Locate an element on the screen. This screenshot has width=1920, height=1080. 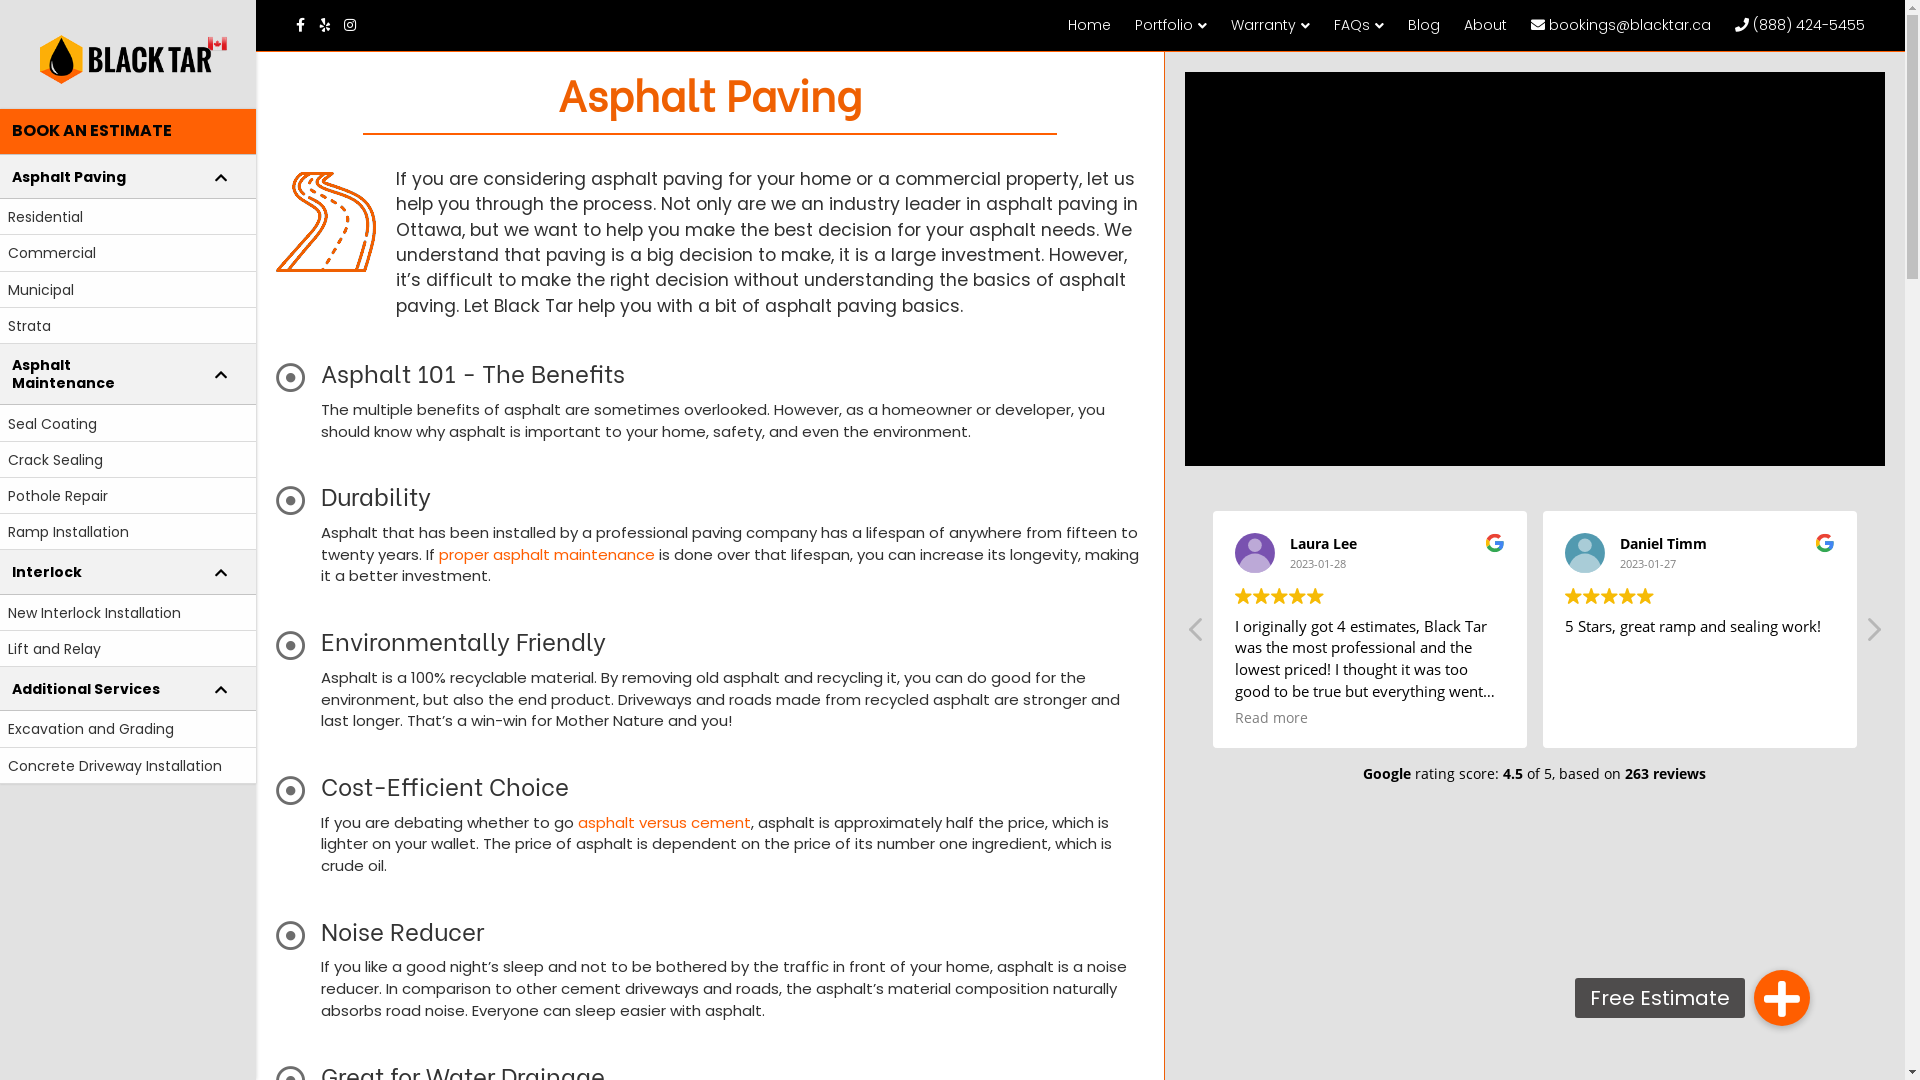
'Concrete Driveway Installation' is located at coordinates (127, 765).